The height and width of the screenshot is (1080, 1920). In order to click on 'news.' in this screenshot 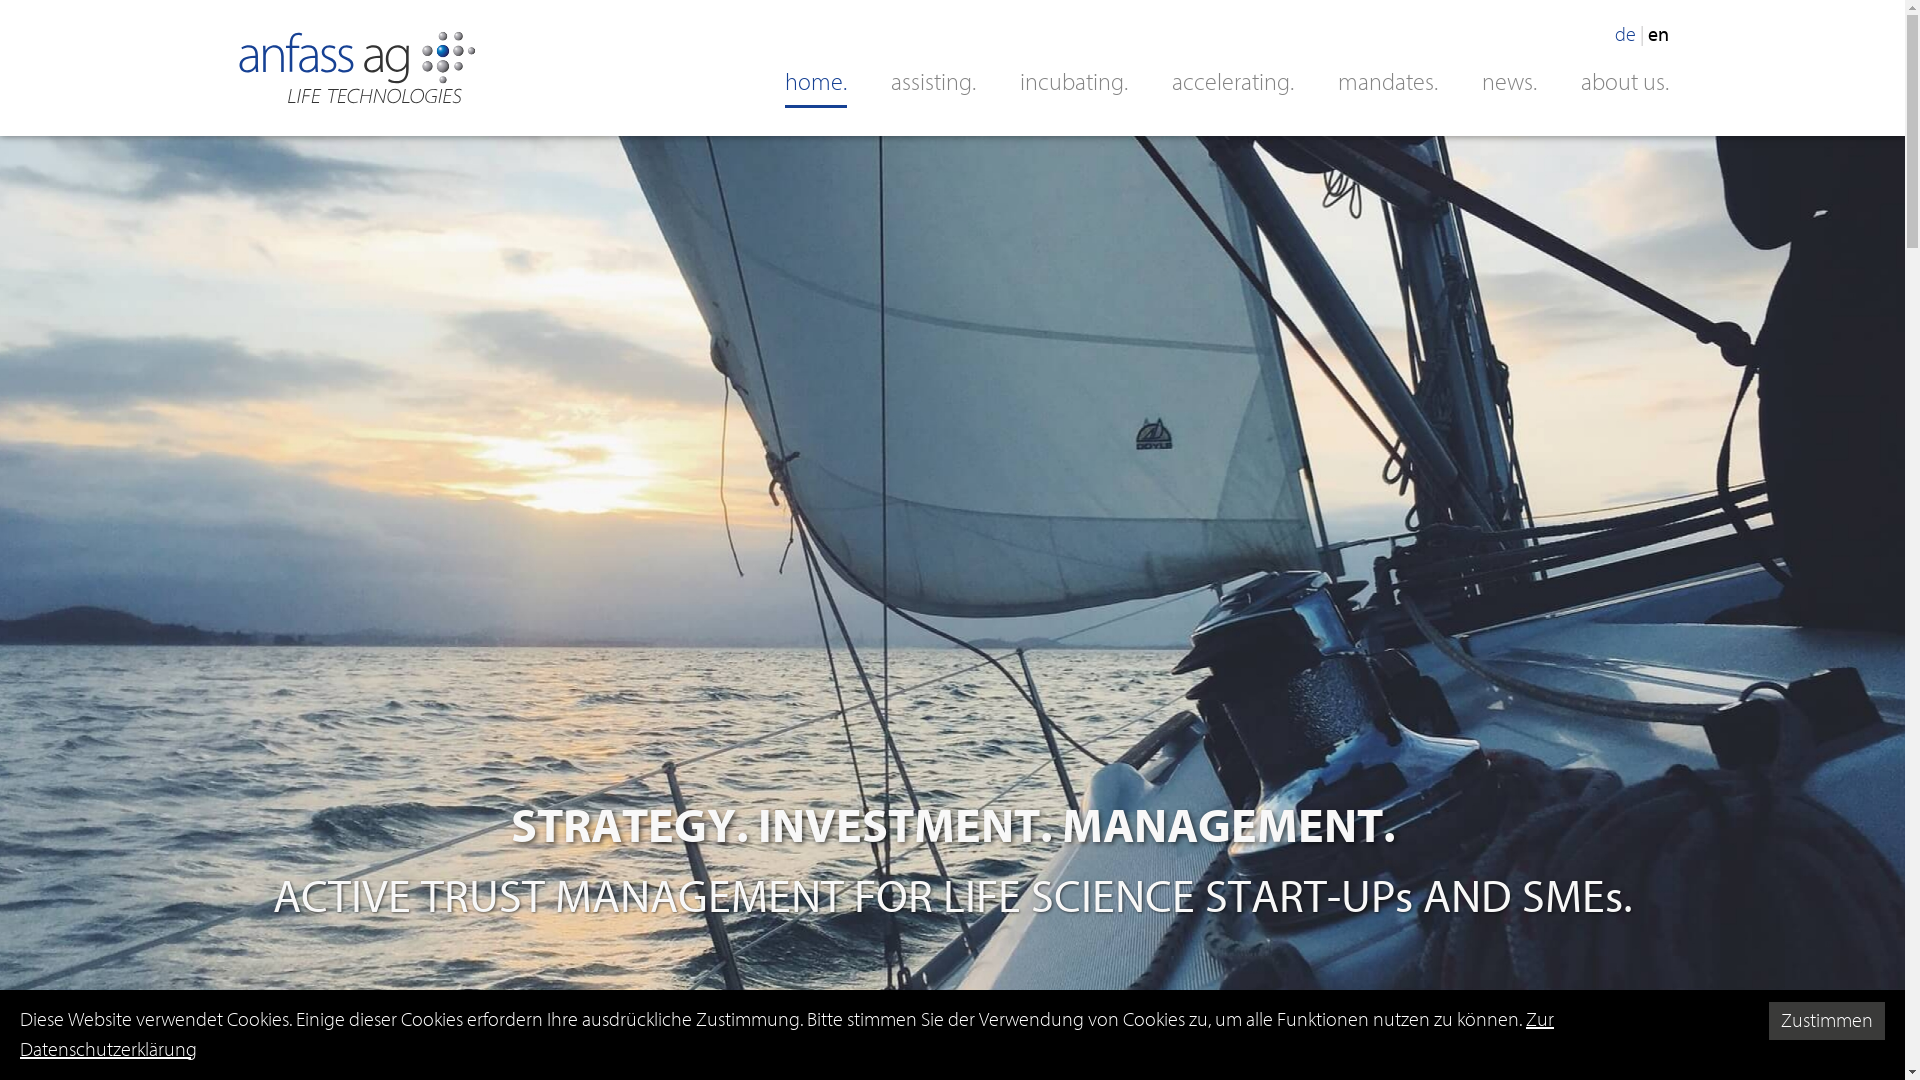, I will do `click(1509, 81)`.